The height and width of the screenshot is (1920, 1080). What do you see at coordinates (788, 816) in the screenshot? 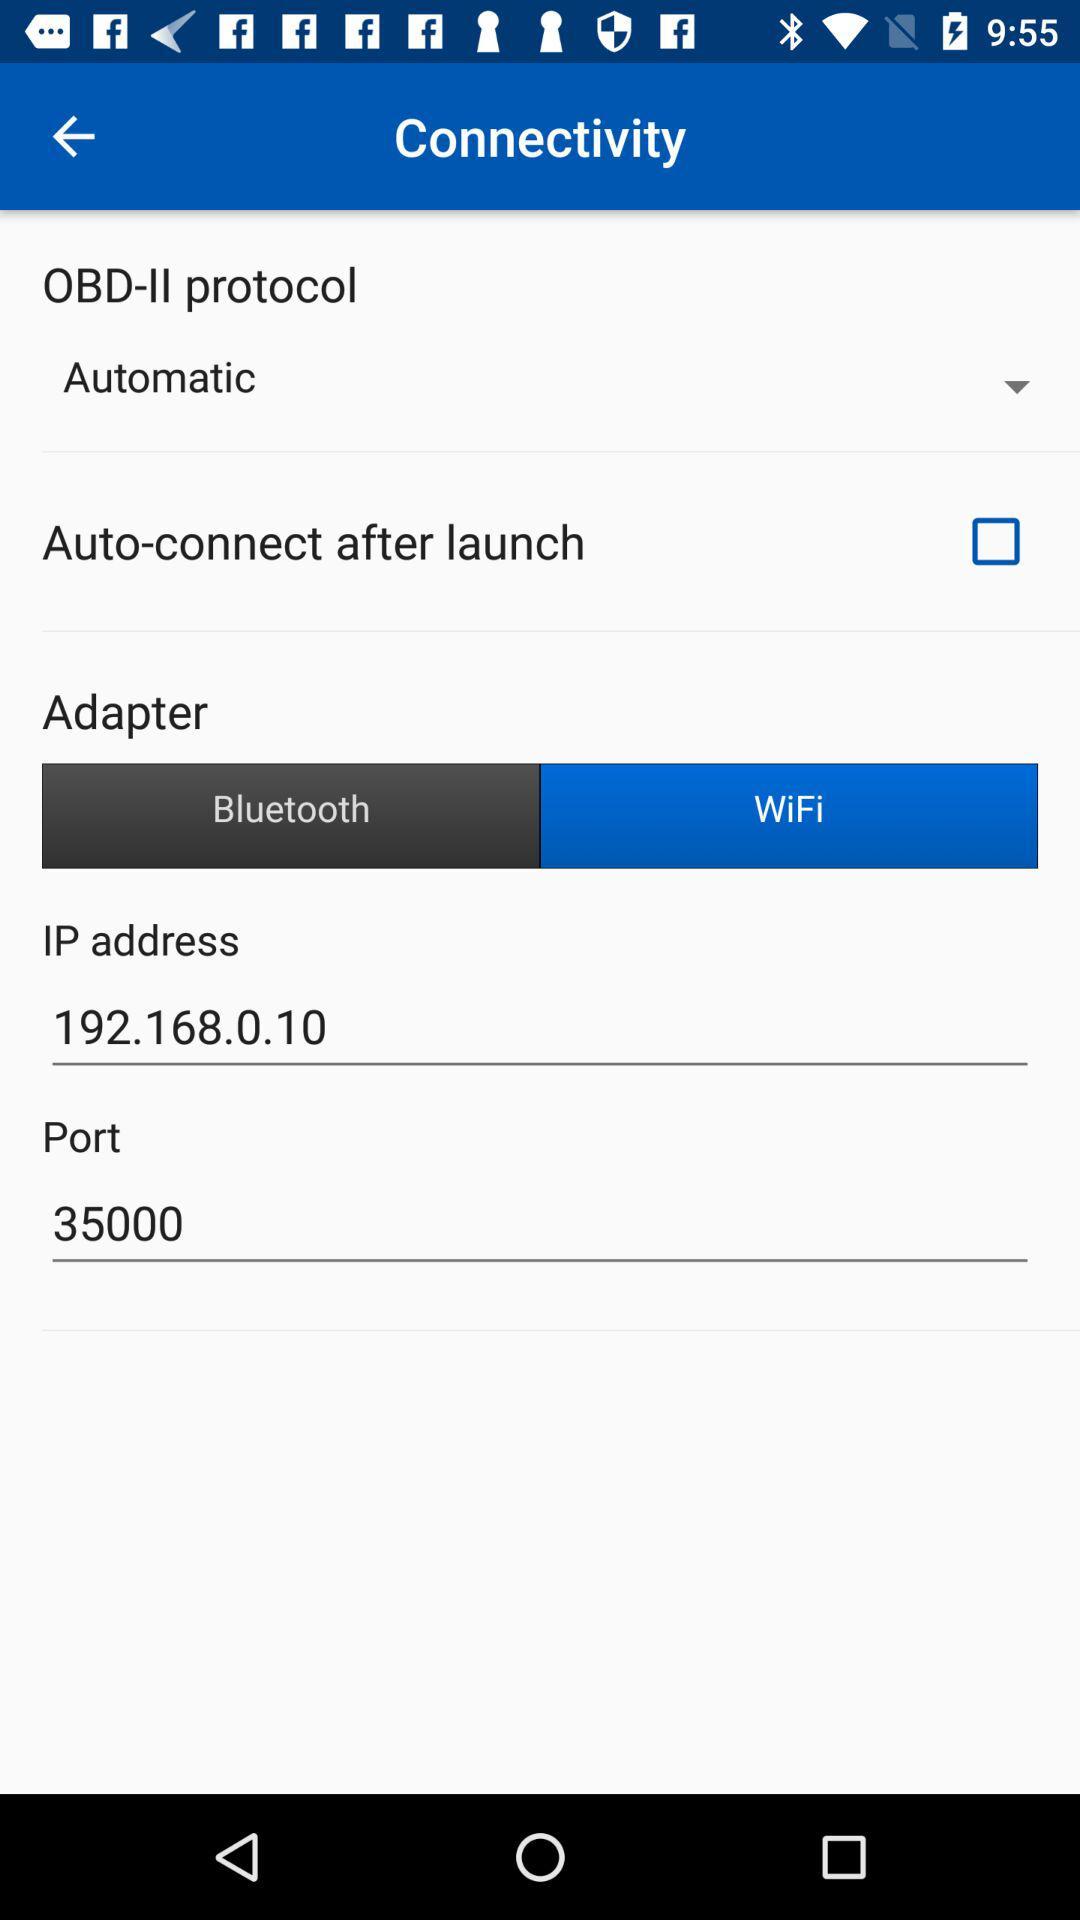
I see `the wifi` at bounding box center [788, 816].